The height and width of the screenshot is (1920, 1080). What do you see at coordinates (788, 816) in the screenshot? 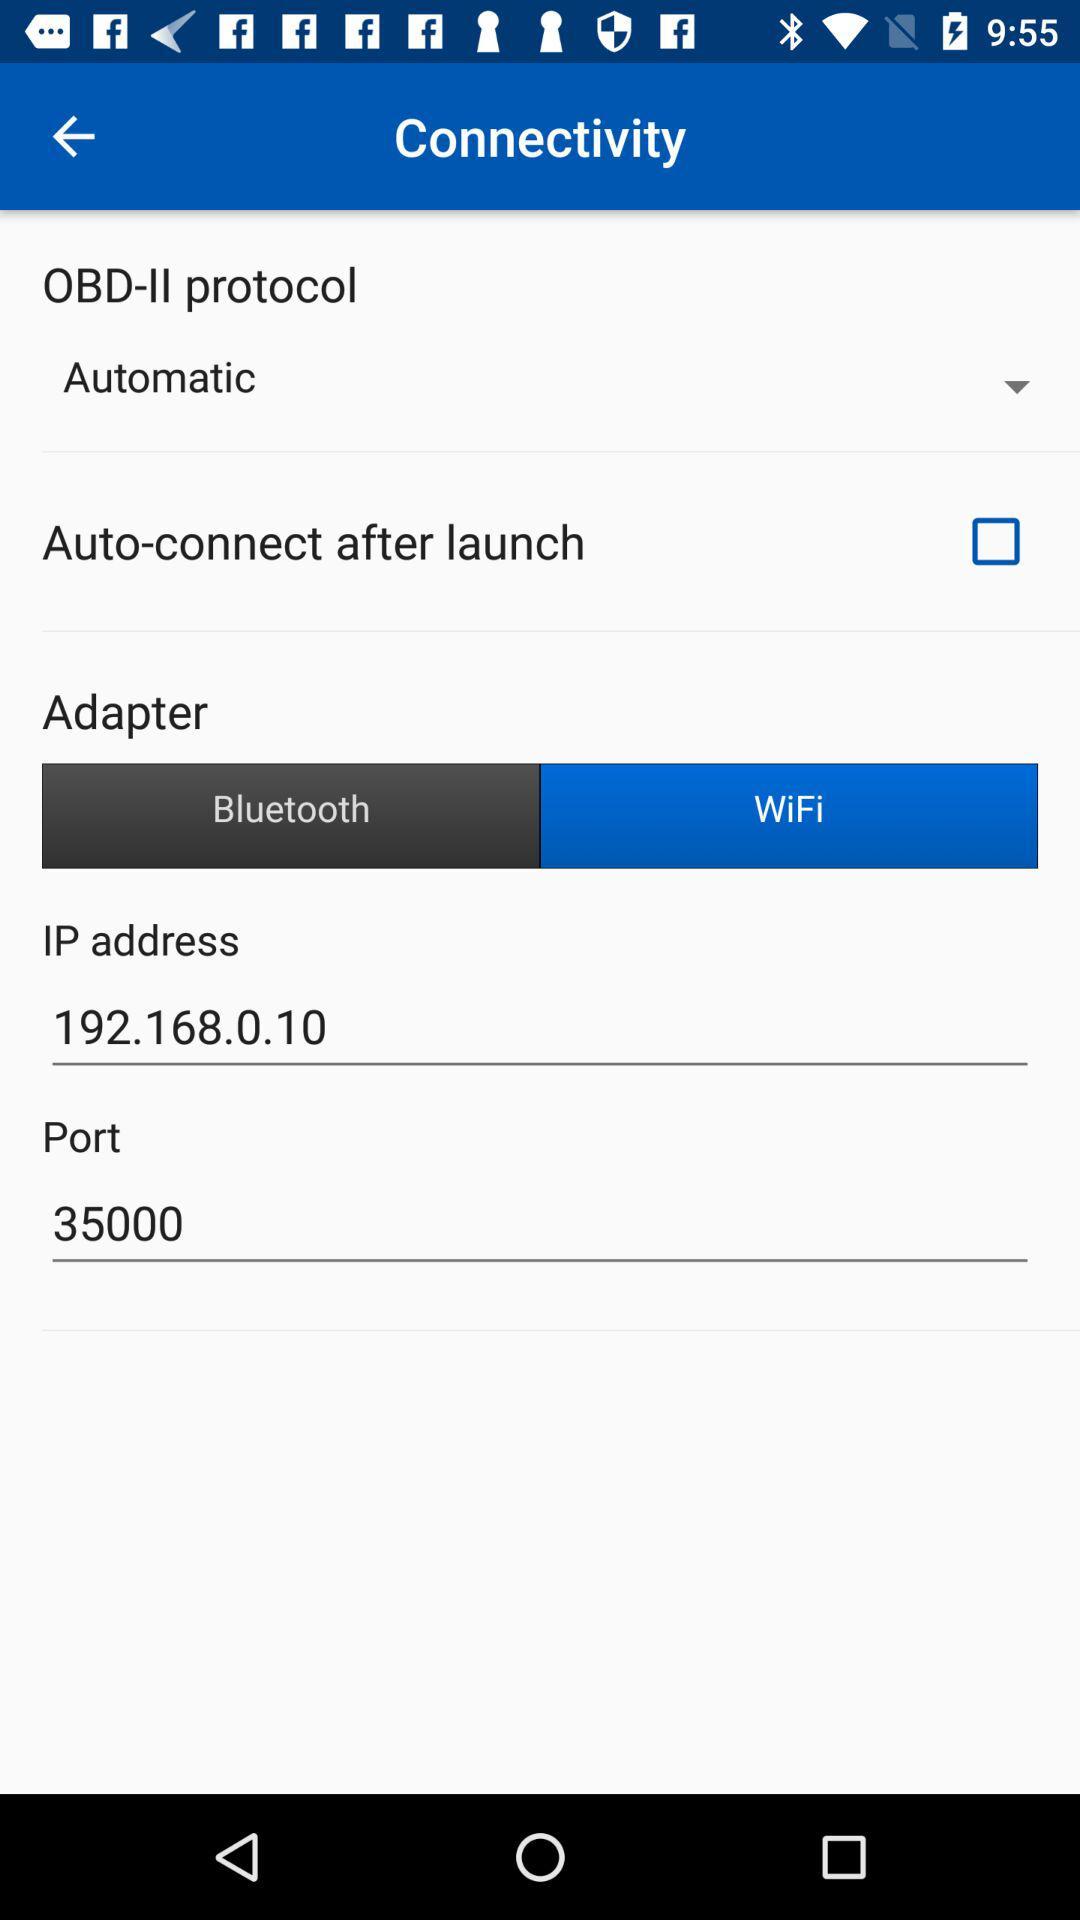
I see `the wifi` at bounding box center [788, 816].